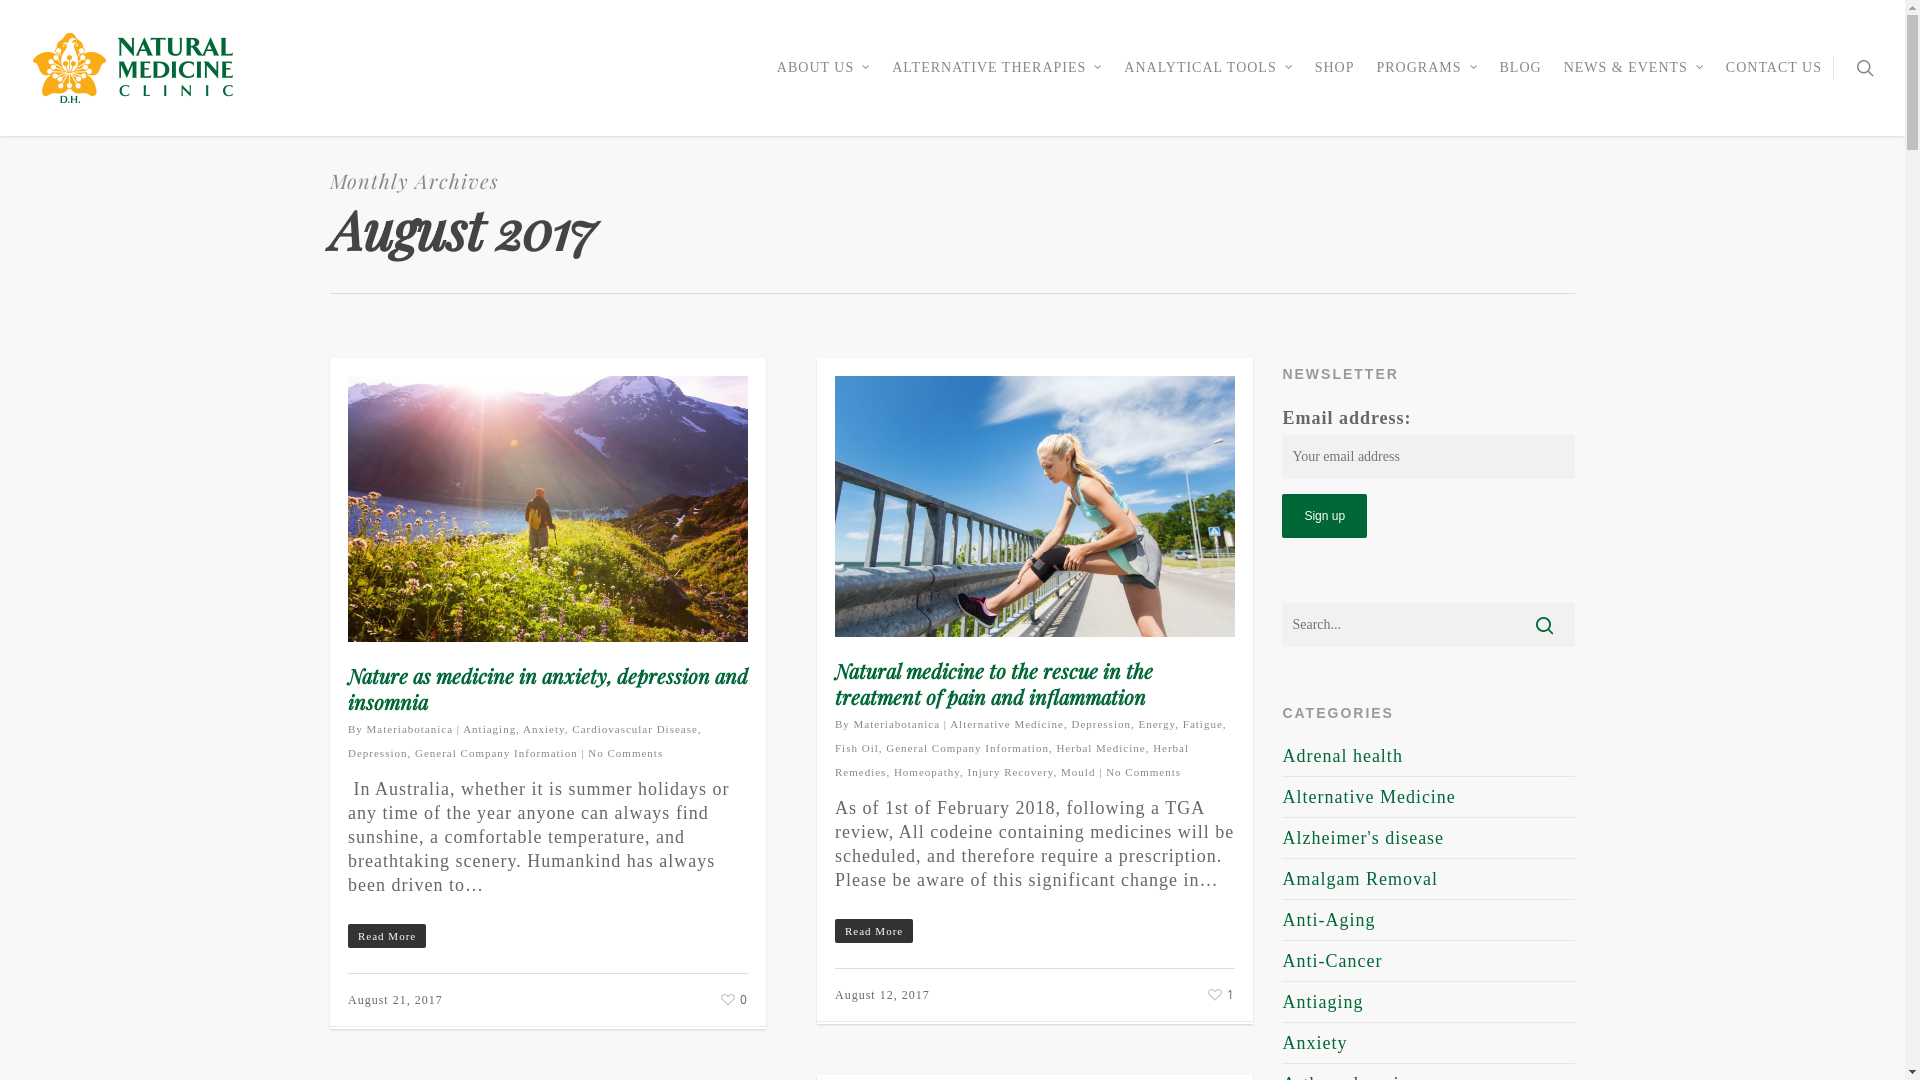  Describe the element at coordinates (1774, 80) in the screenshot. I see `'CONTACT US'` at that location.